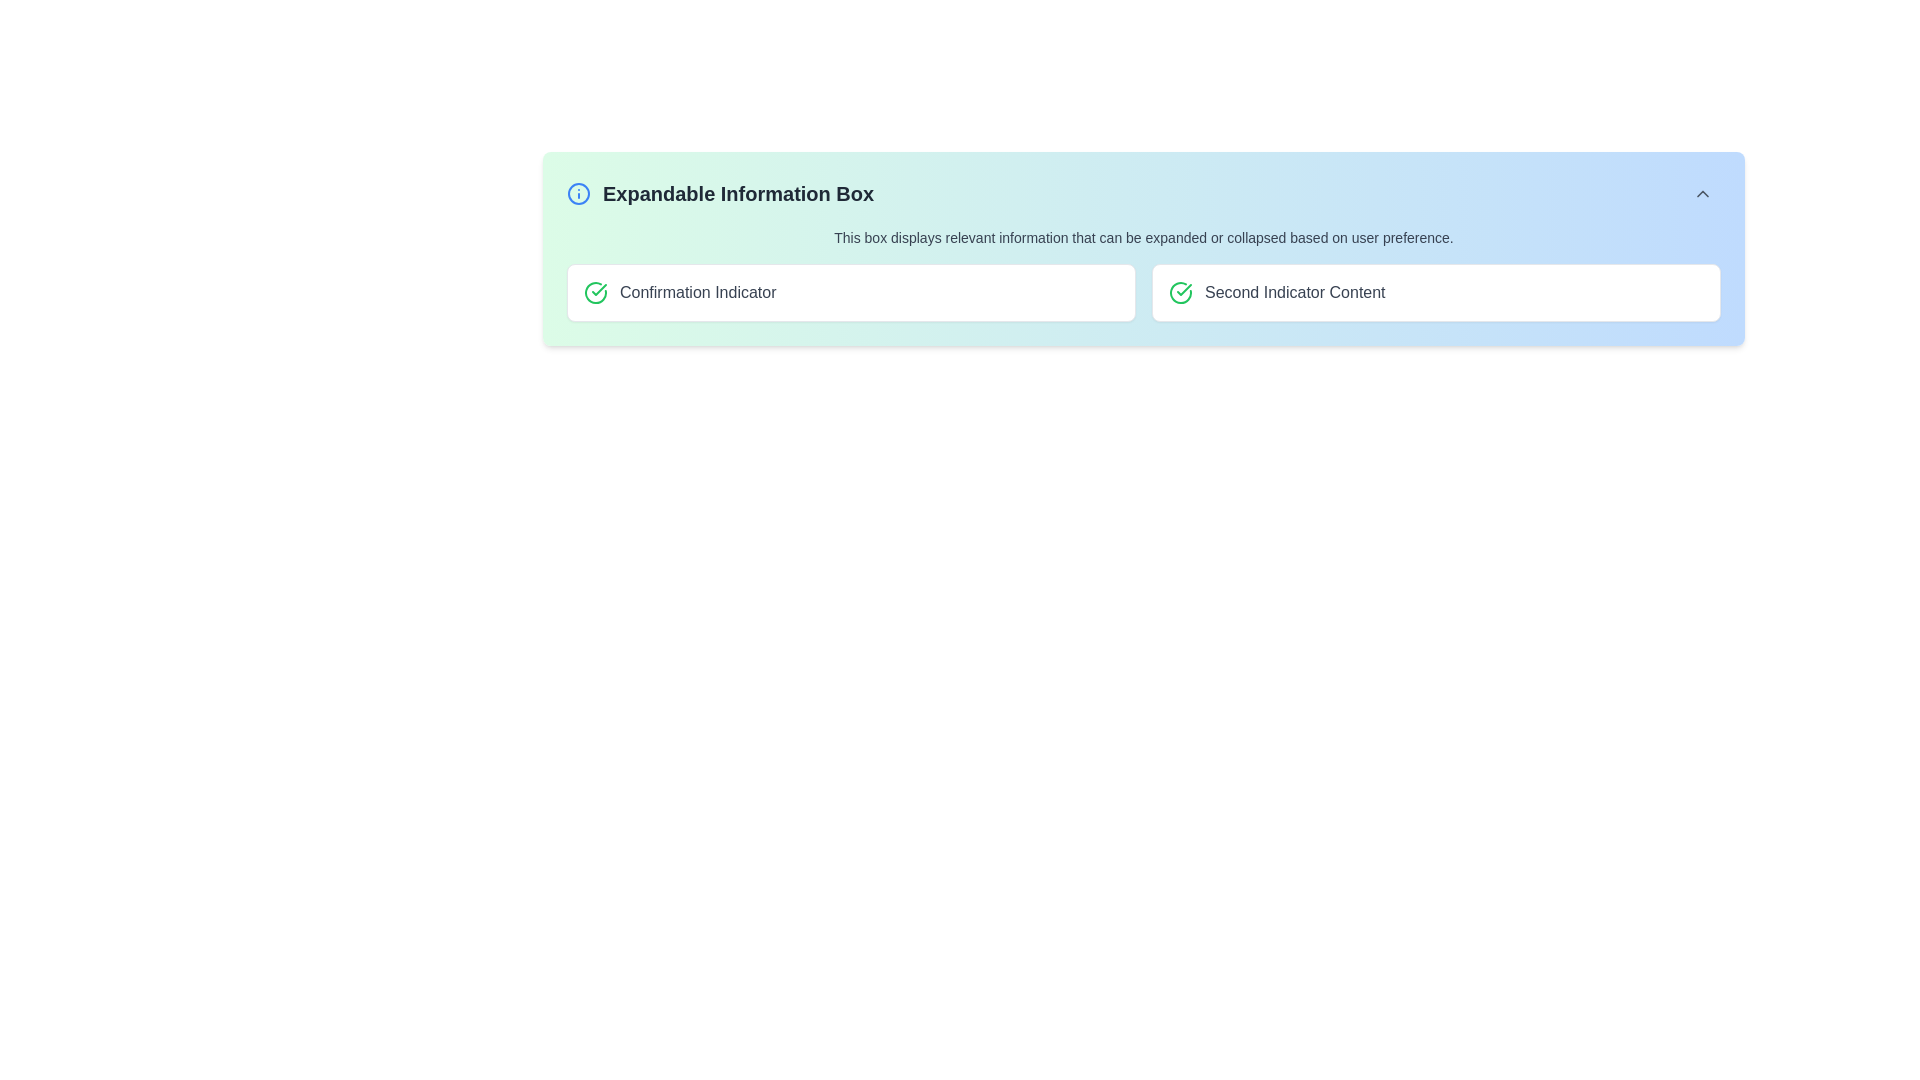 The height and width of the screenshot is (1080, 1920). I want to click on the success indicator icon located at the top right of the interface within the 'Second Indicator Content' section, so click(1180, 293).